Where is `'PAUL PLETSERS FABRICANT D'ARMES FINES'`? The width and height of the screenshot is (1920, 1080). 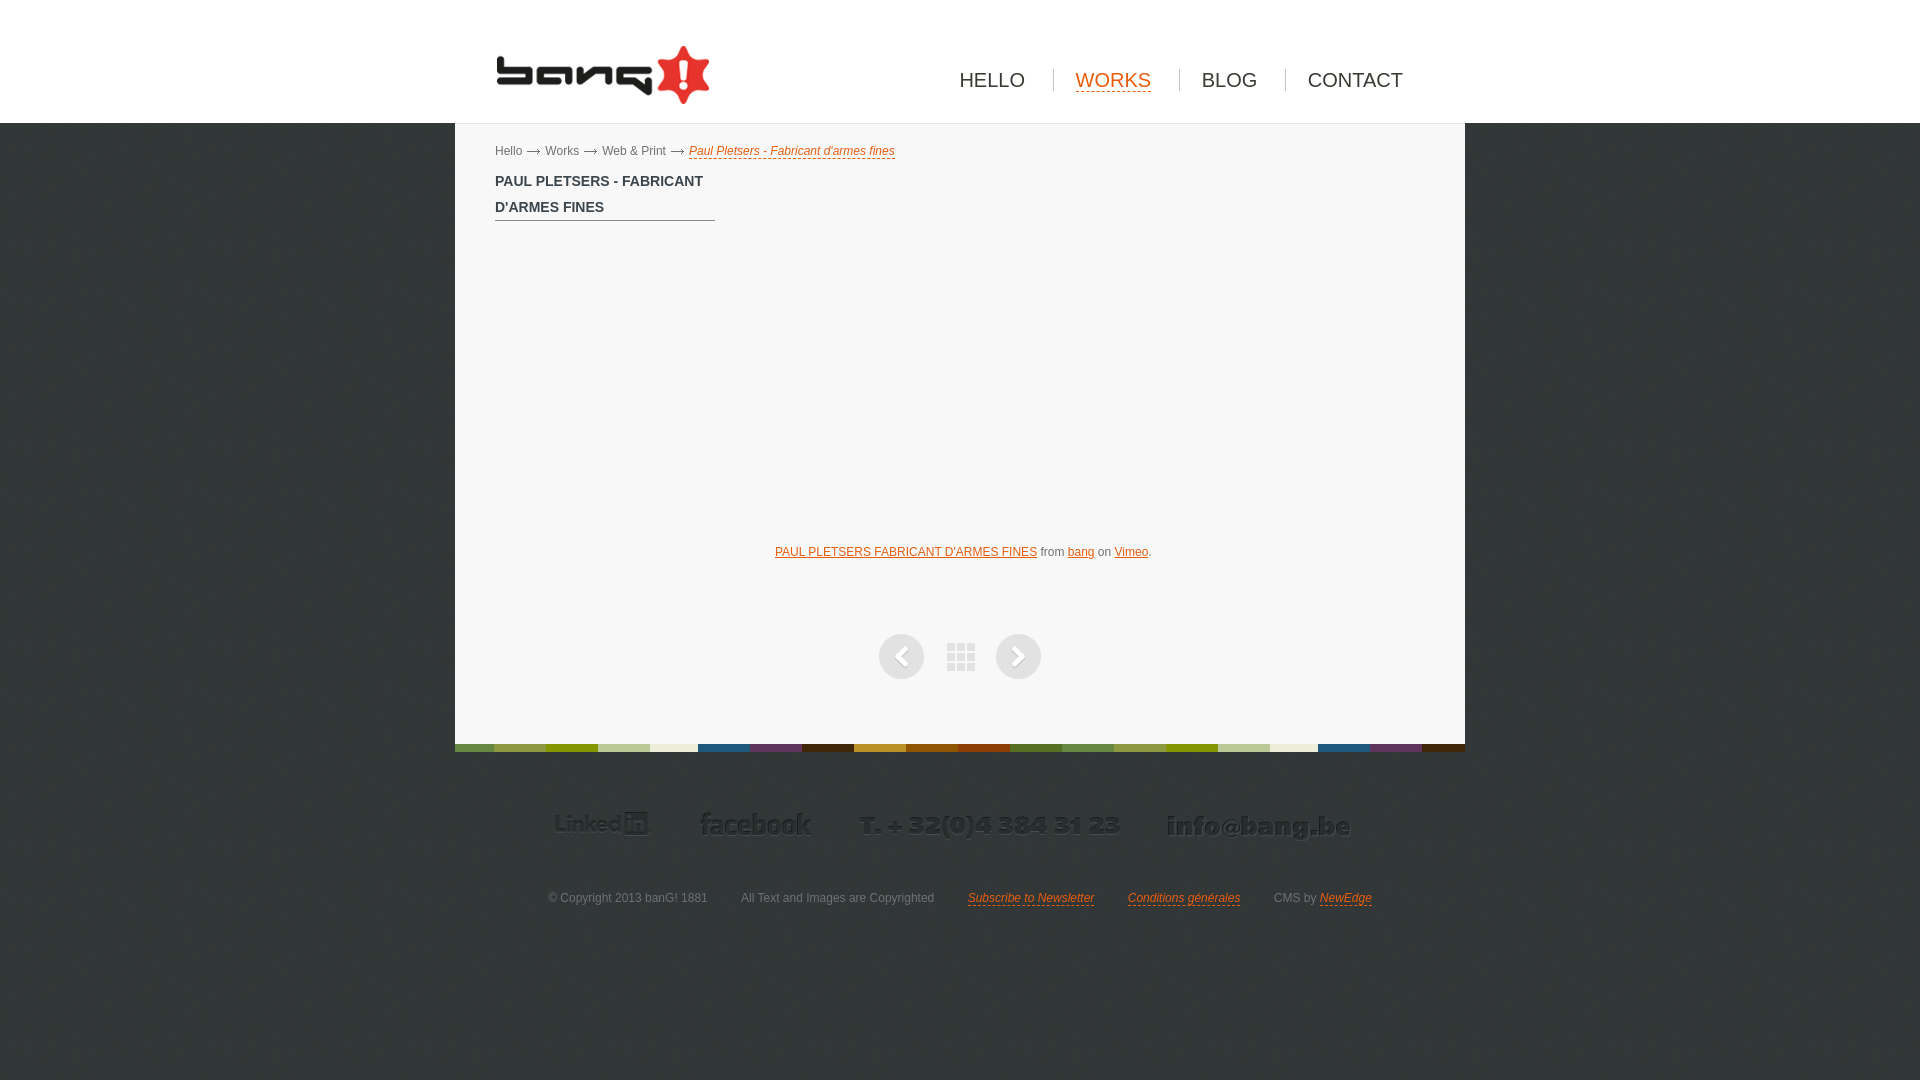
'PAUL PLETSERS FABRICANT D'ARMES FINES' is located at coordinates (905, 551).